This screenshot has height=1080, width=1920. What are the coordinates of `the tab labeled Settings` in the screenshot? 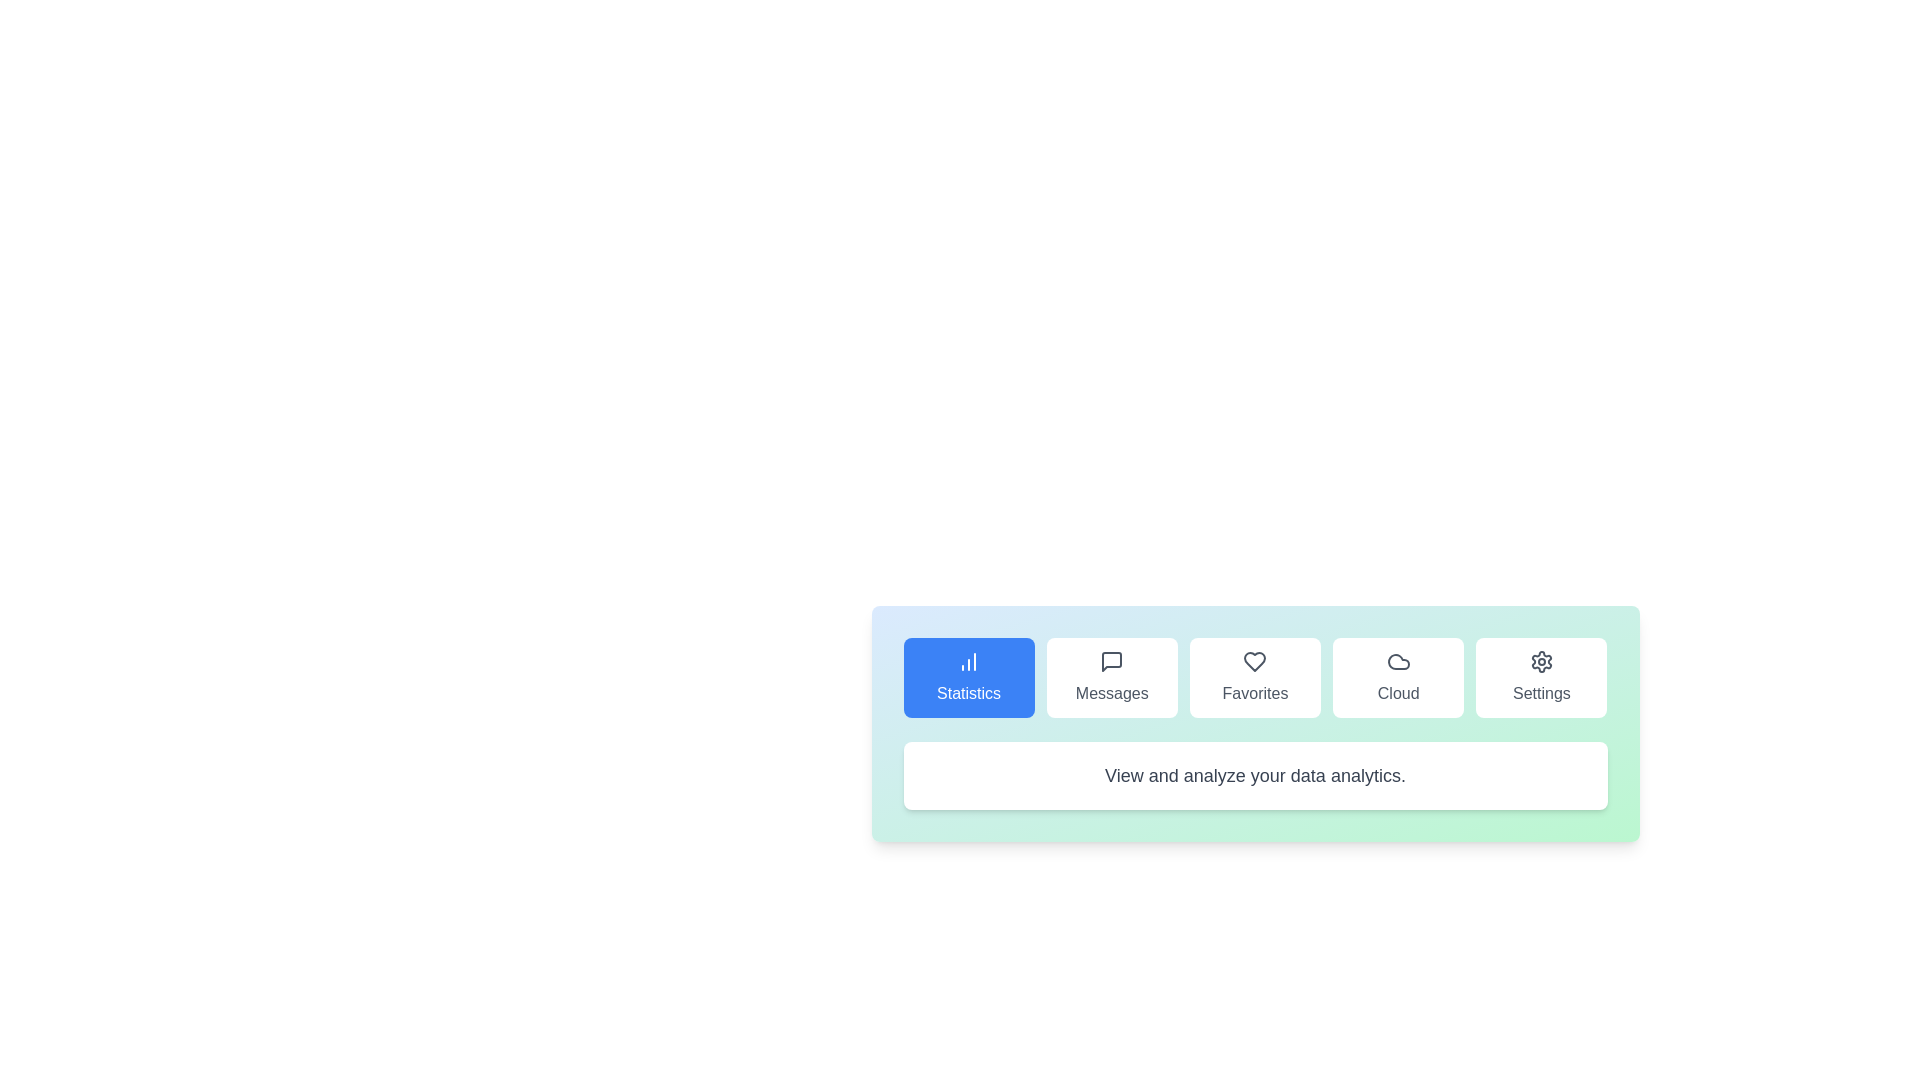 It's located at (1540, 677).